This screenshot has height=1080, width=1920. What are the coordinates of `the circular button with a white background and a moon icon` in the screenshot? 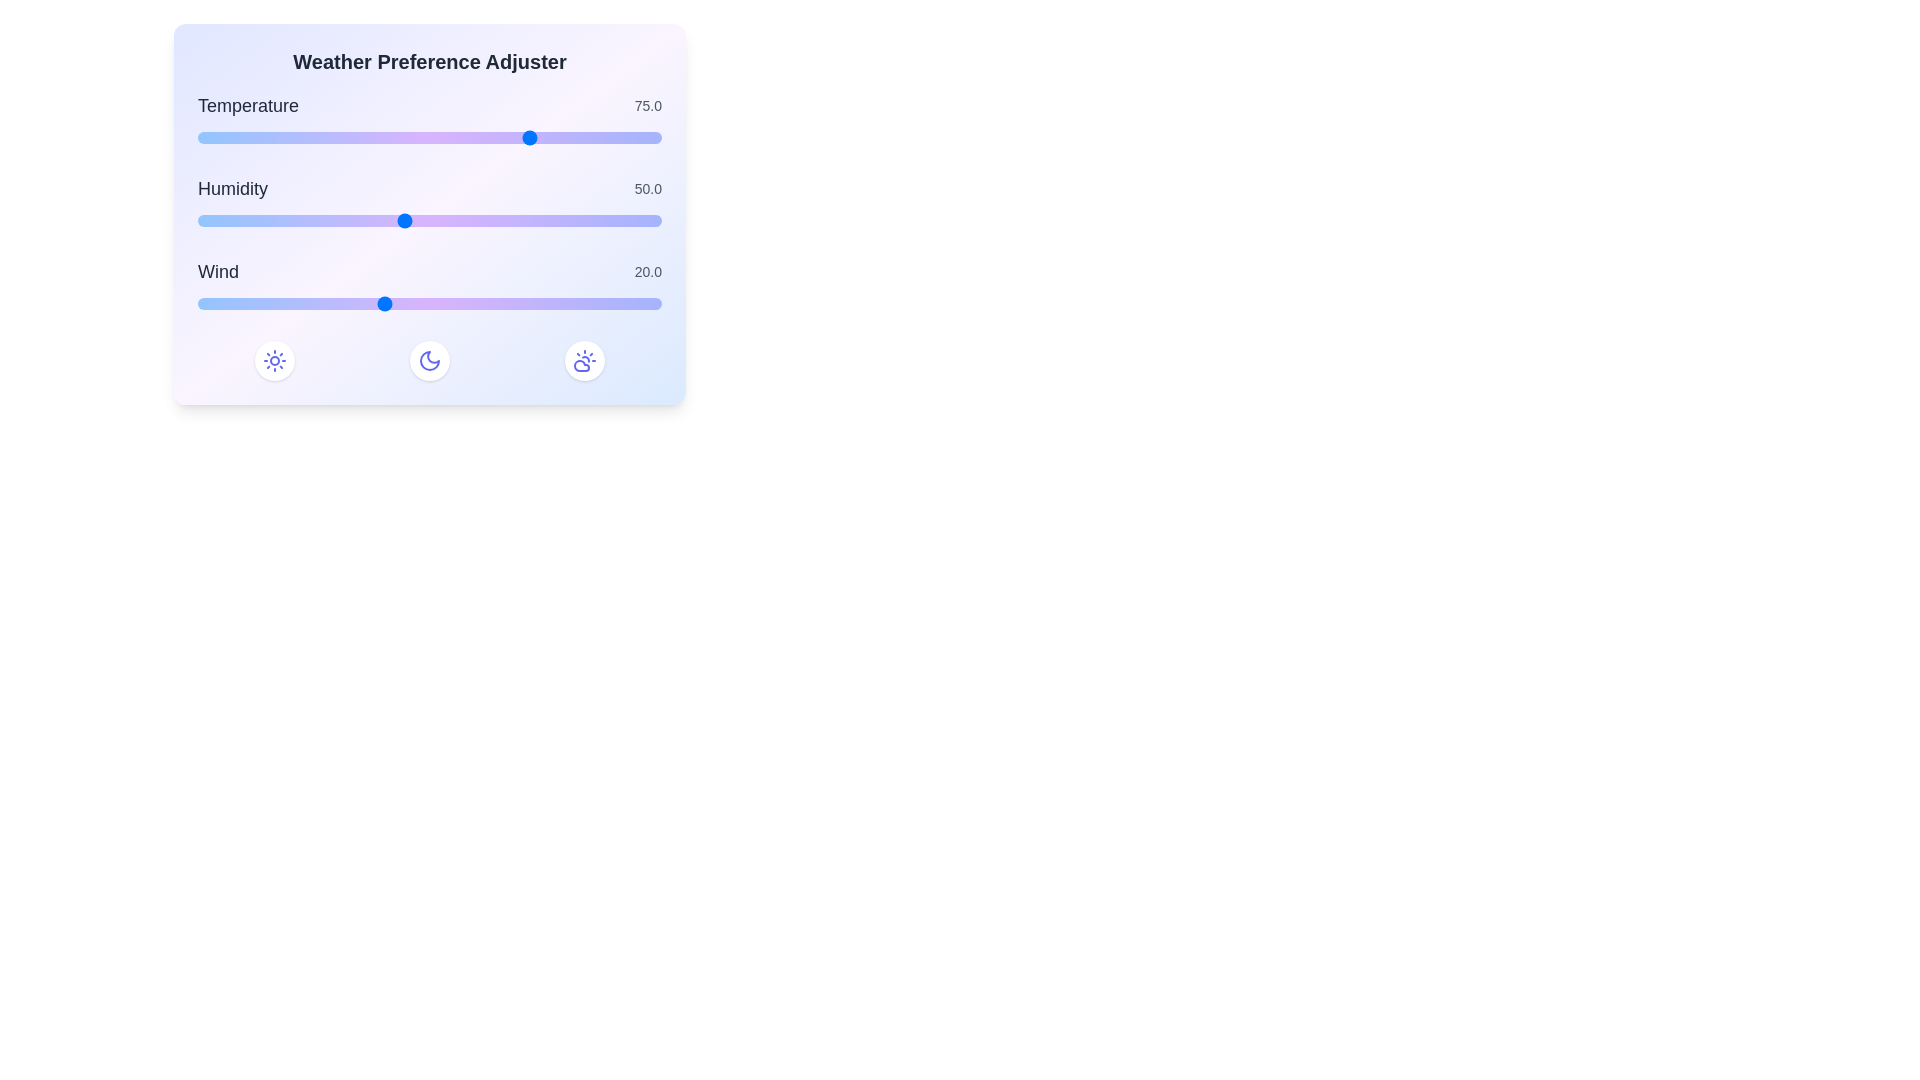 It's located at (428, 361).